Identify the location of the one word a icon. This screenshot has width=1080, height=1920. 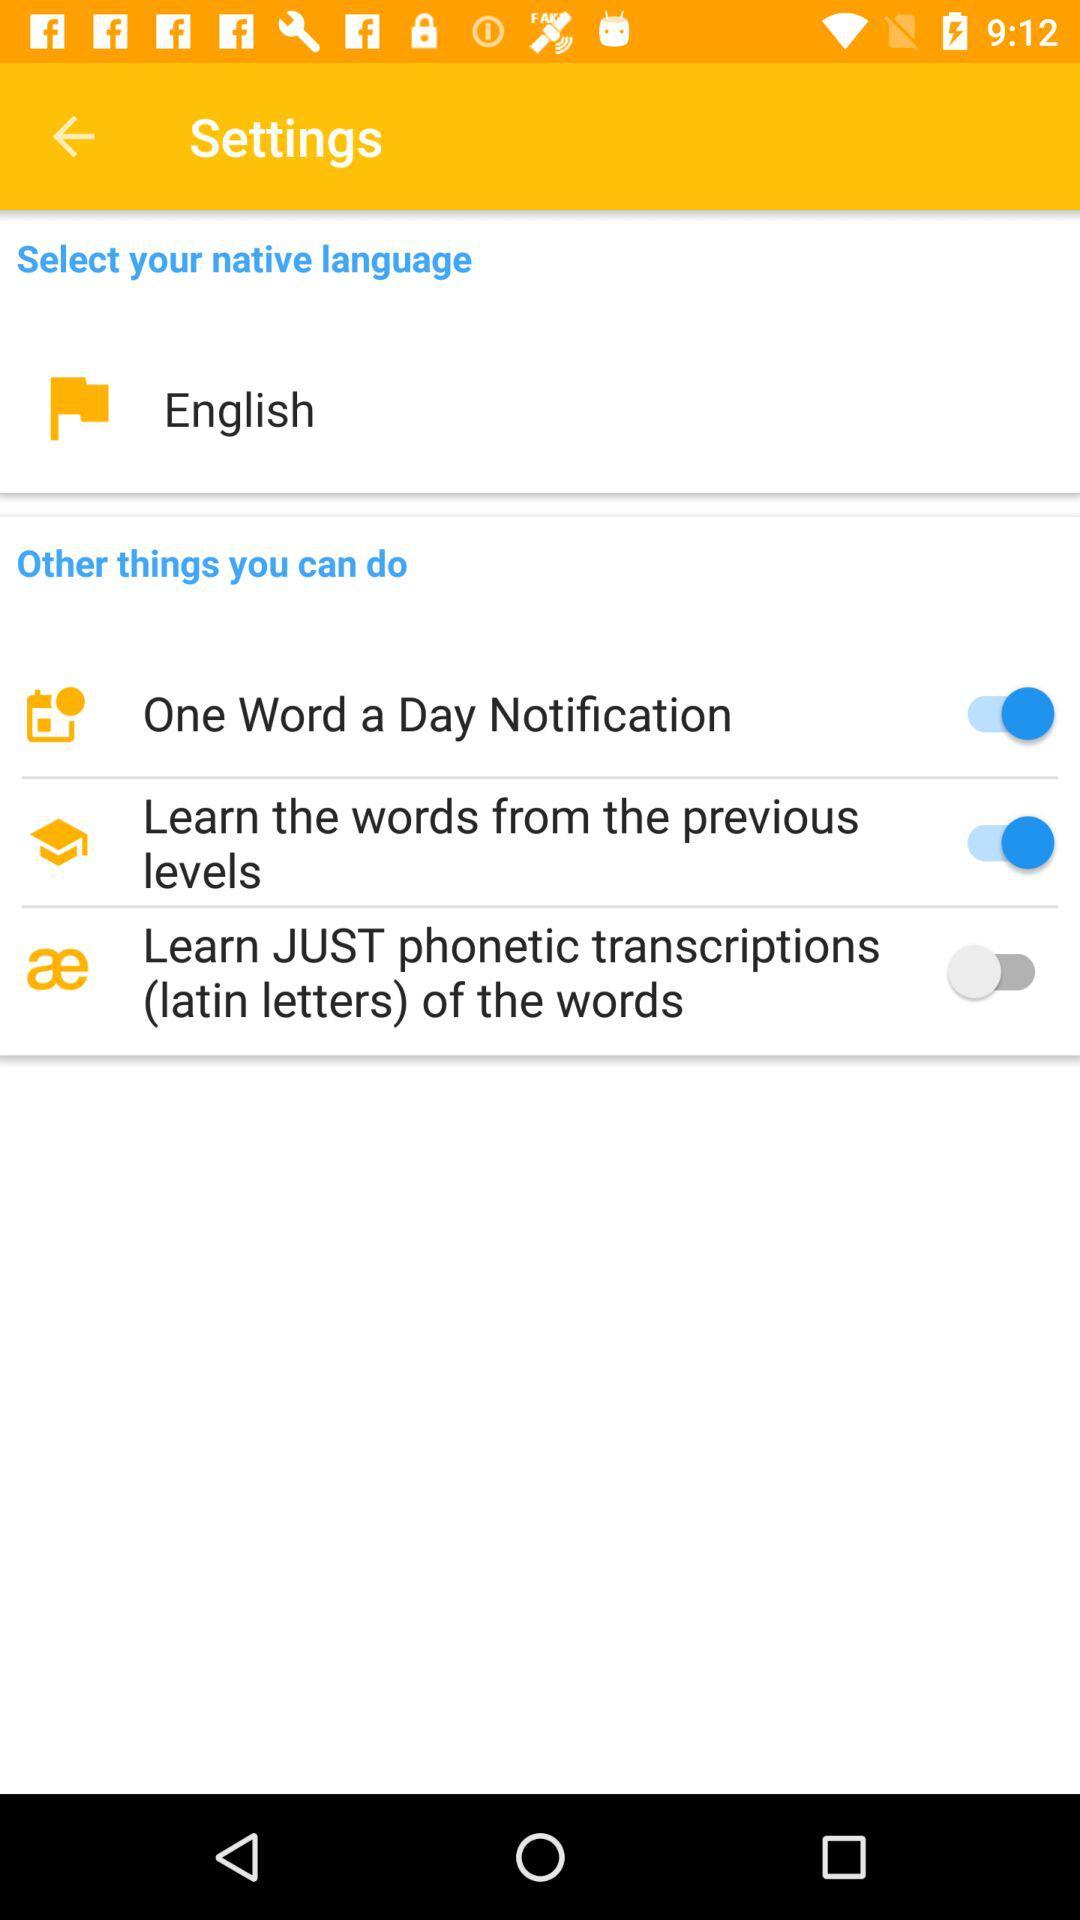
(540, 713).